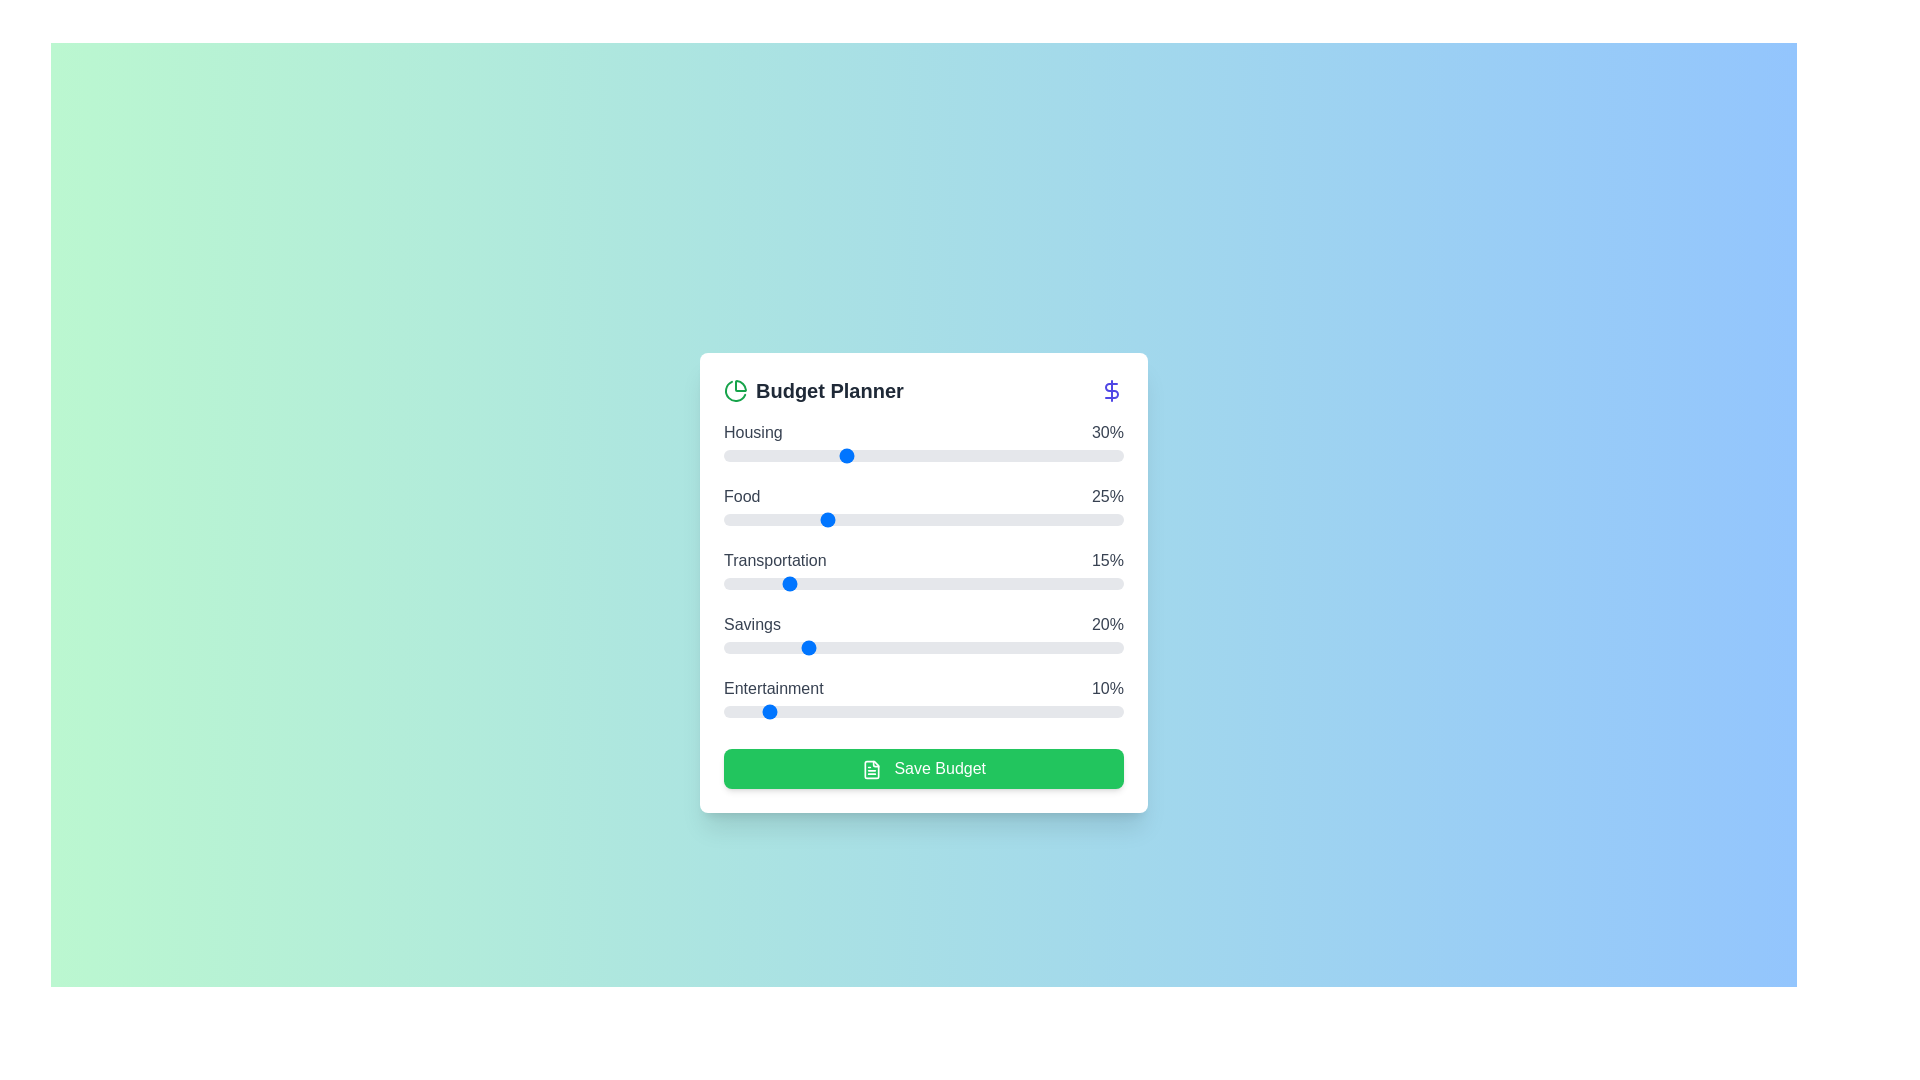 The height and width of the screenshot is (1080, 1920). Describe the element at coordinates (887, 711) in the screenshot. I see `the slider for 'Entertainment' to set its percentage to 41` at that location.